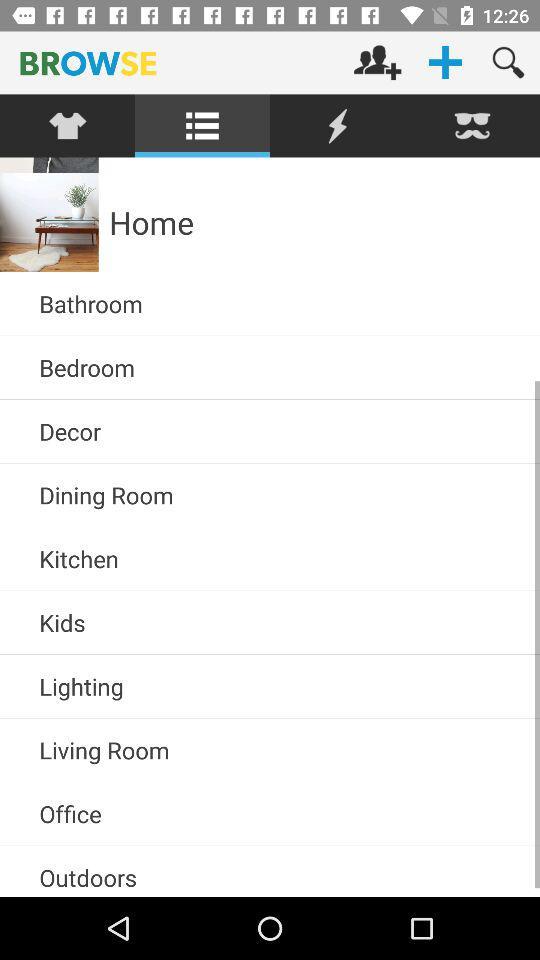 Image resolution: width=540 pixels, height=960 pixels. I want to click on accessories option, so click(67, 125).